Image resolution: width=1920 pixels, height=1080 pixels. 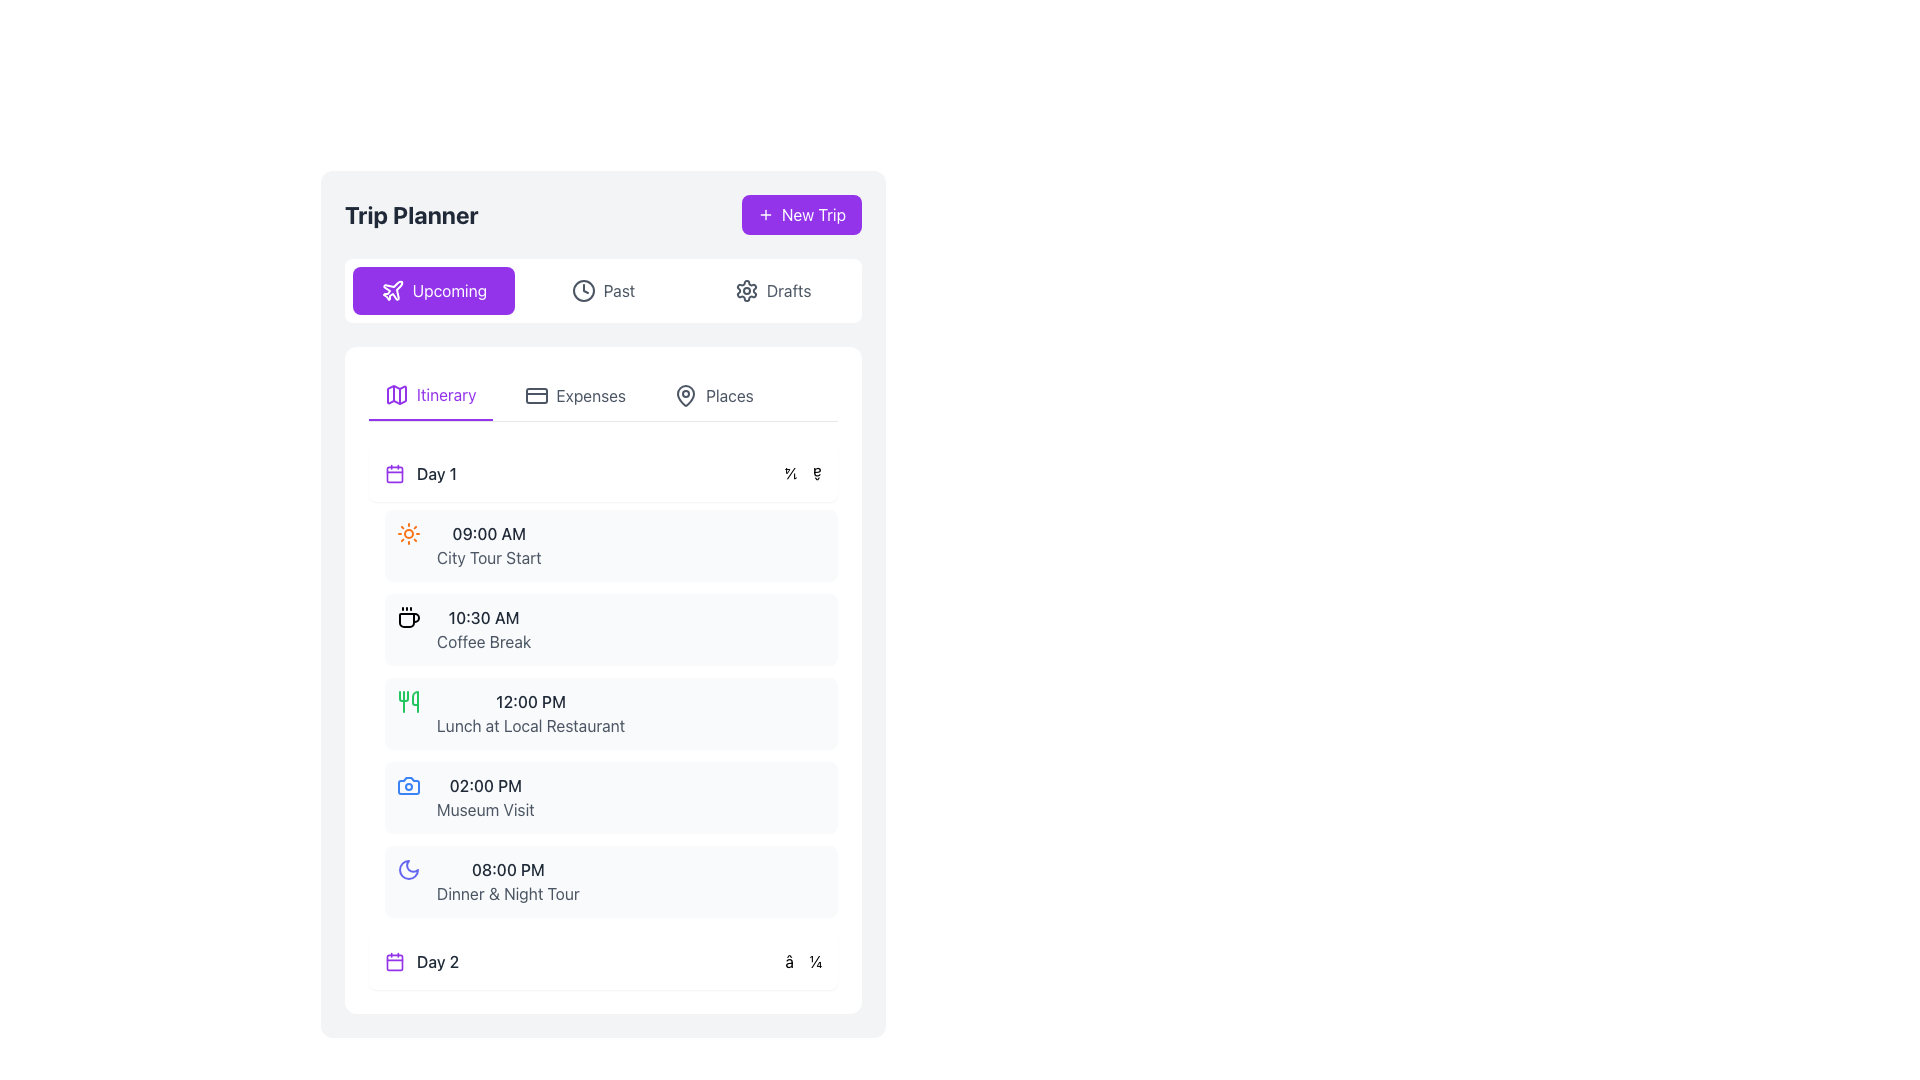 I want to click on text label of the 'Upcoming' tab, which describes its function for viewing upcoming events or content, so click(x=448, y=290).